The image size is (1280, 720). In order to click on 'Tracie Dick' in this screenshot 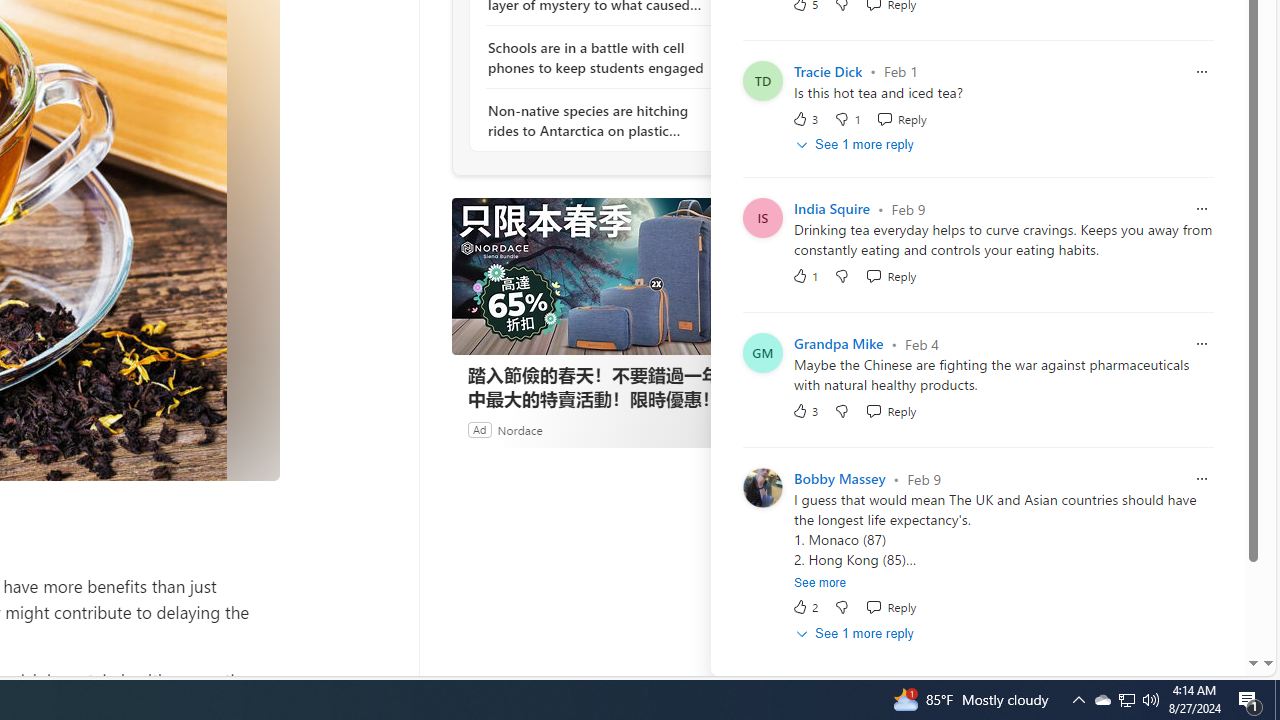, I will do `click(828, 70)`.